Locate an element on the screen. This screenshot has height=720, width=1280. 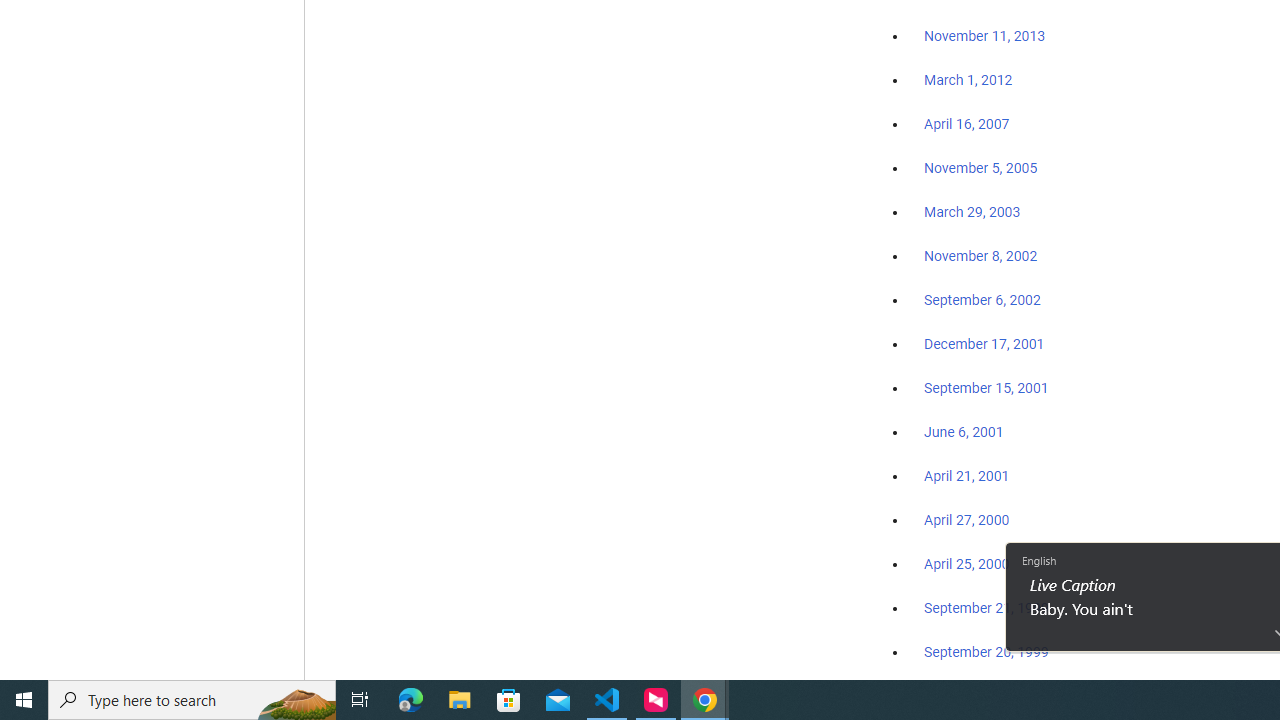
'April 16, 2007' is located at coordinates (967, 124).